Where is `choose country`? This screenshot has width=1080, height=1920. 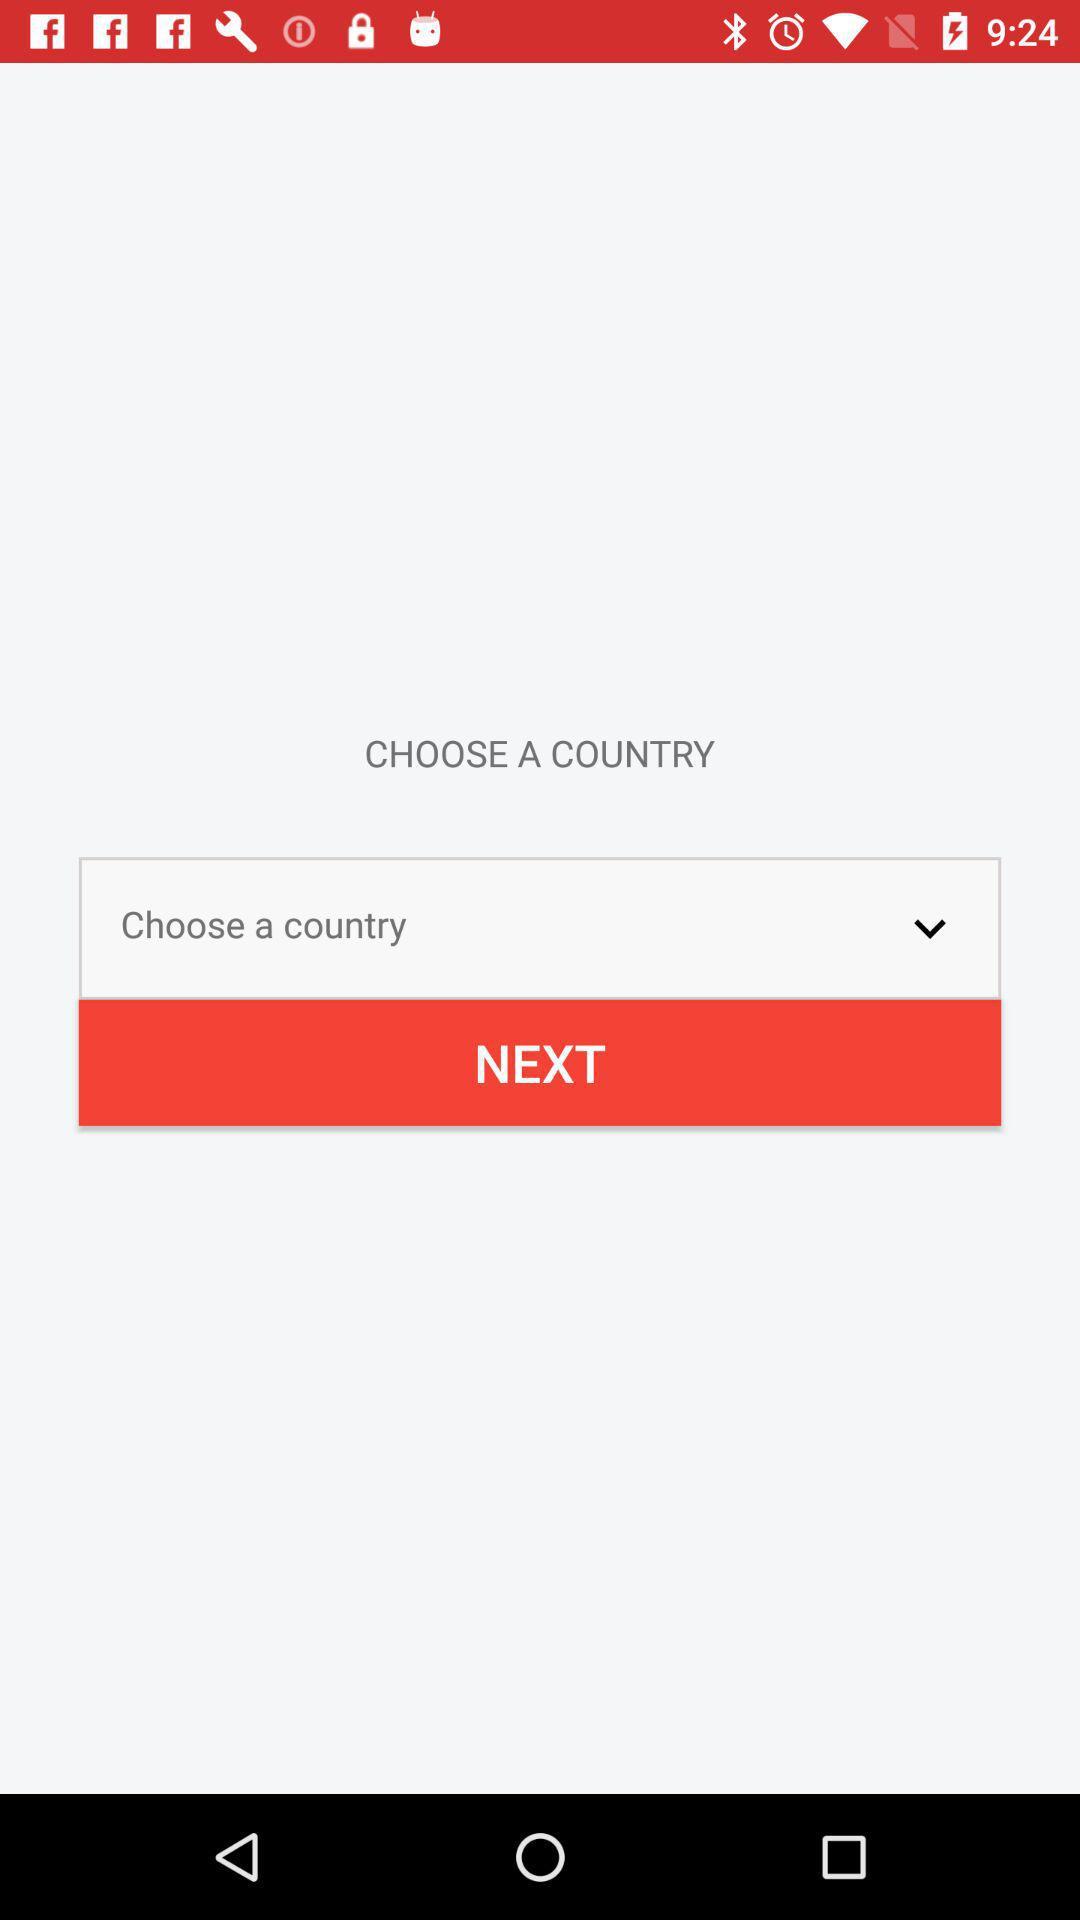 choose country is located at coordinates (929, 927).